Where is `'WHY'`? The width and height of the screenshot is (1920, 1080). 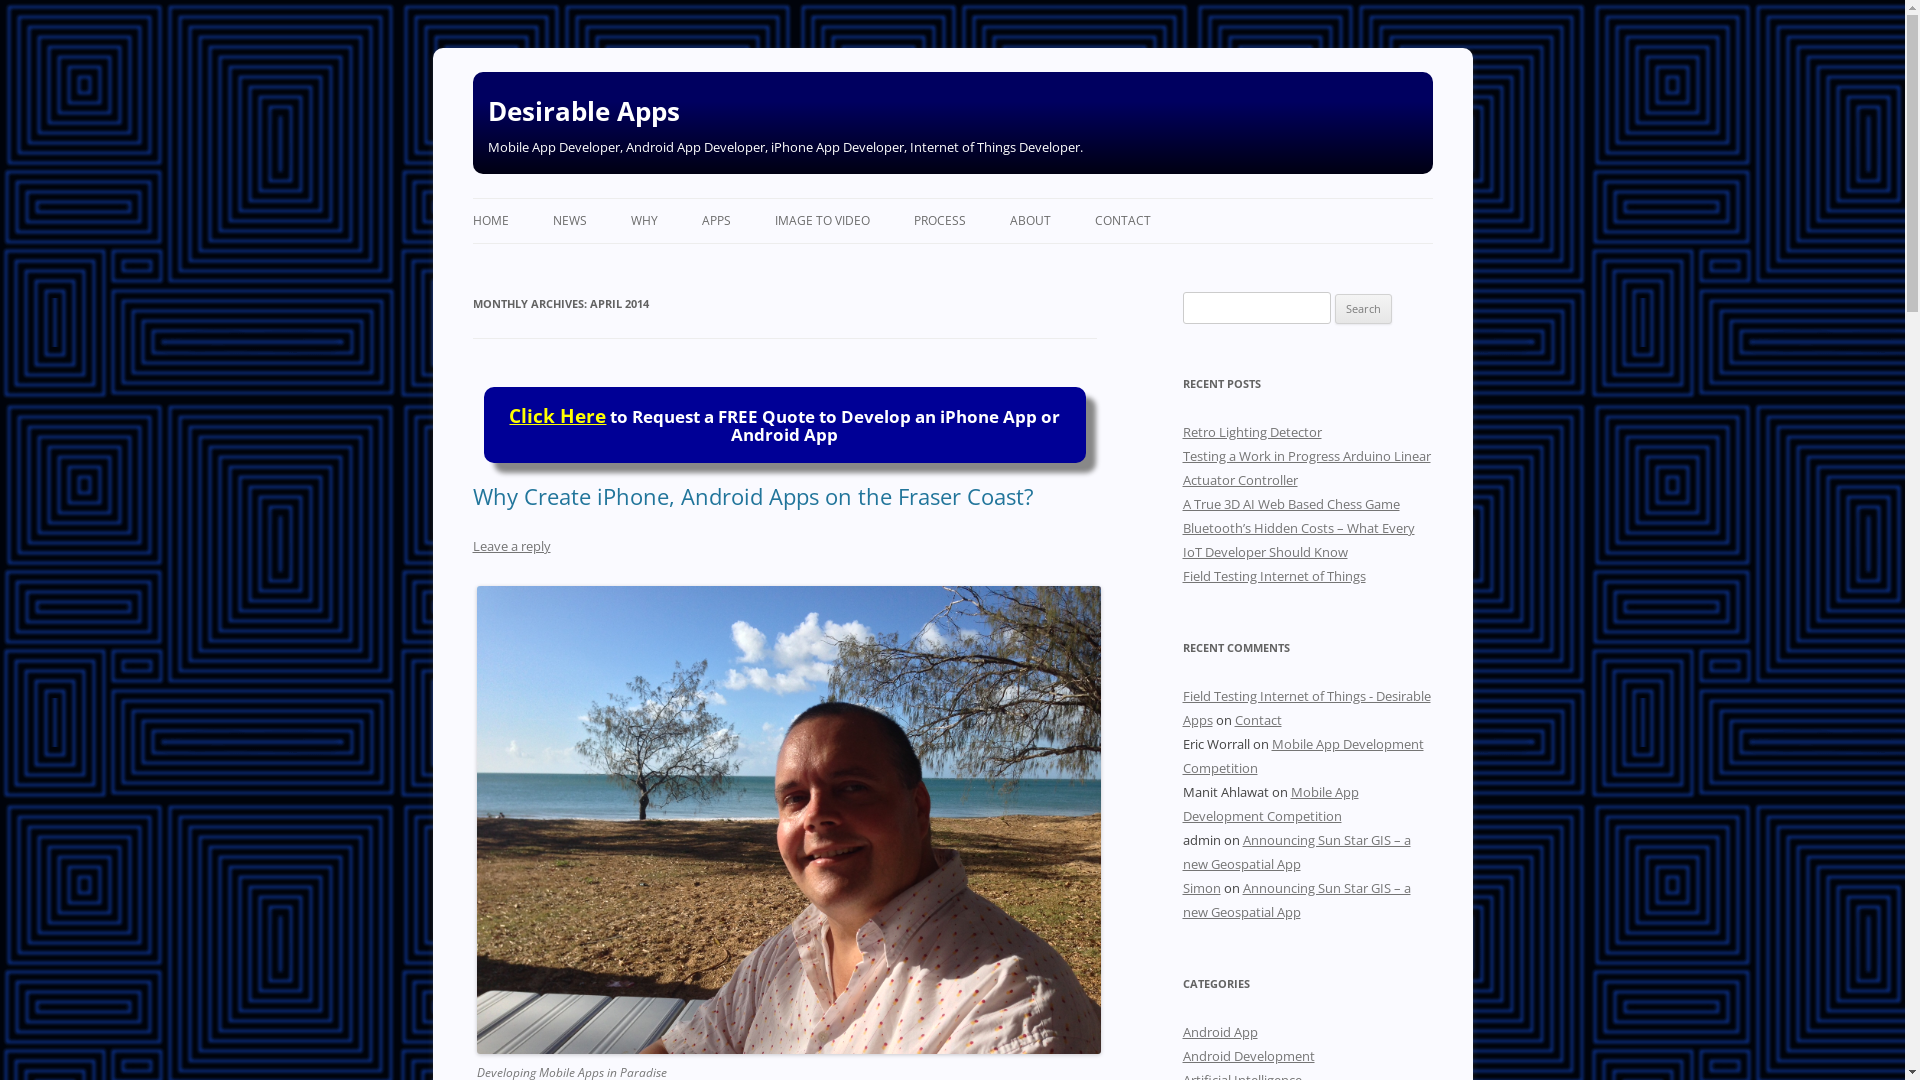 'WHY' is located at coordinates (643, 220).